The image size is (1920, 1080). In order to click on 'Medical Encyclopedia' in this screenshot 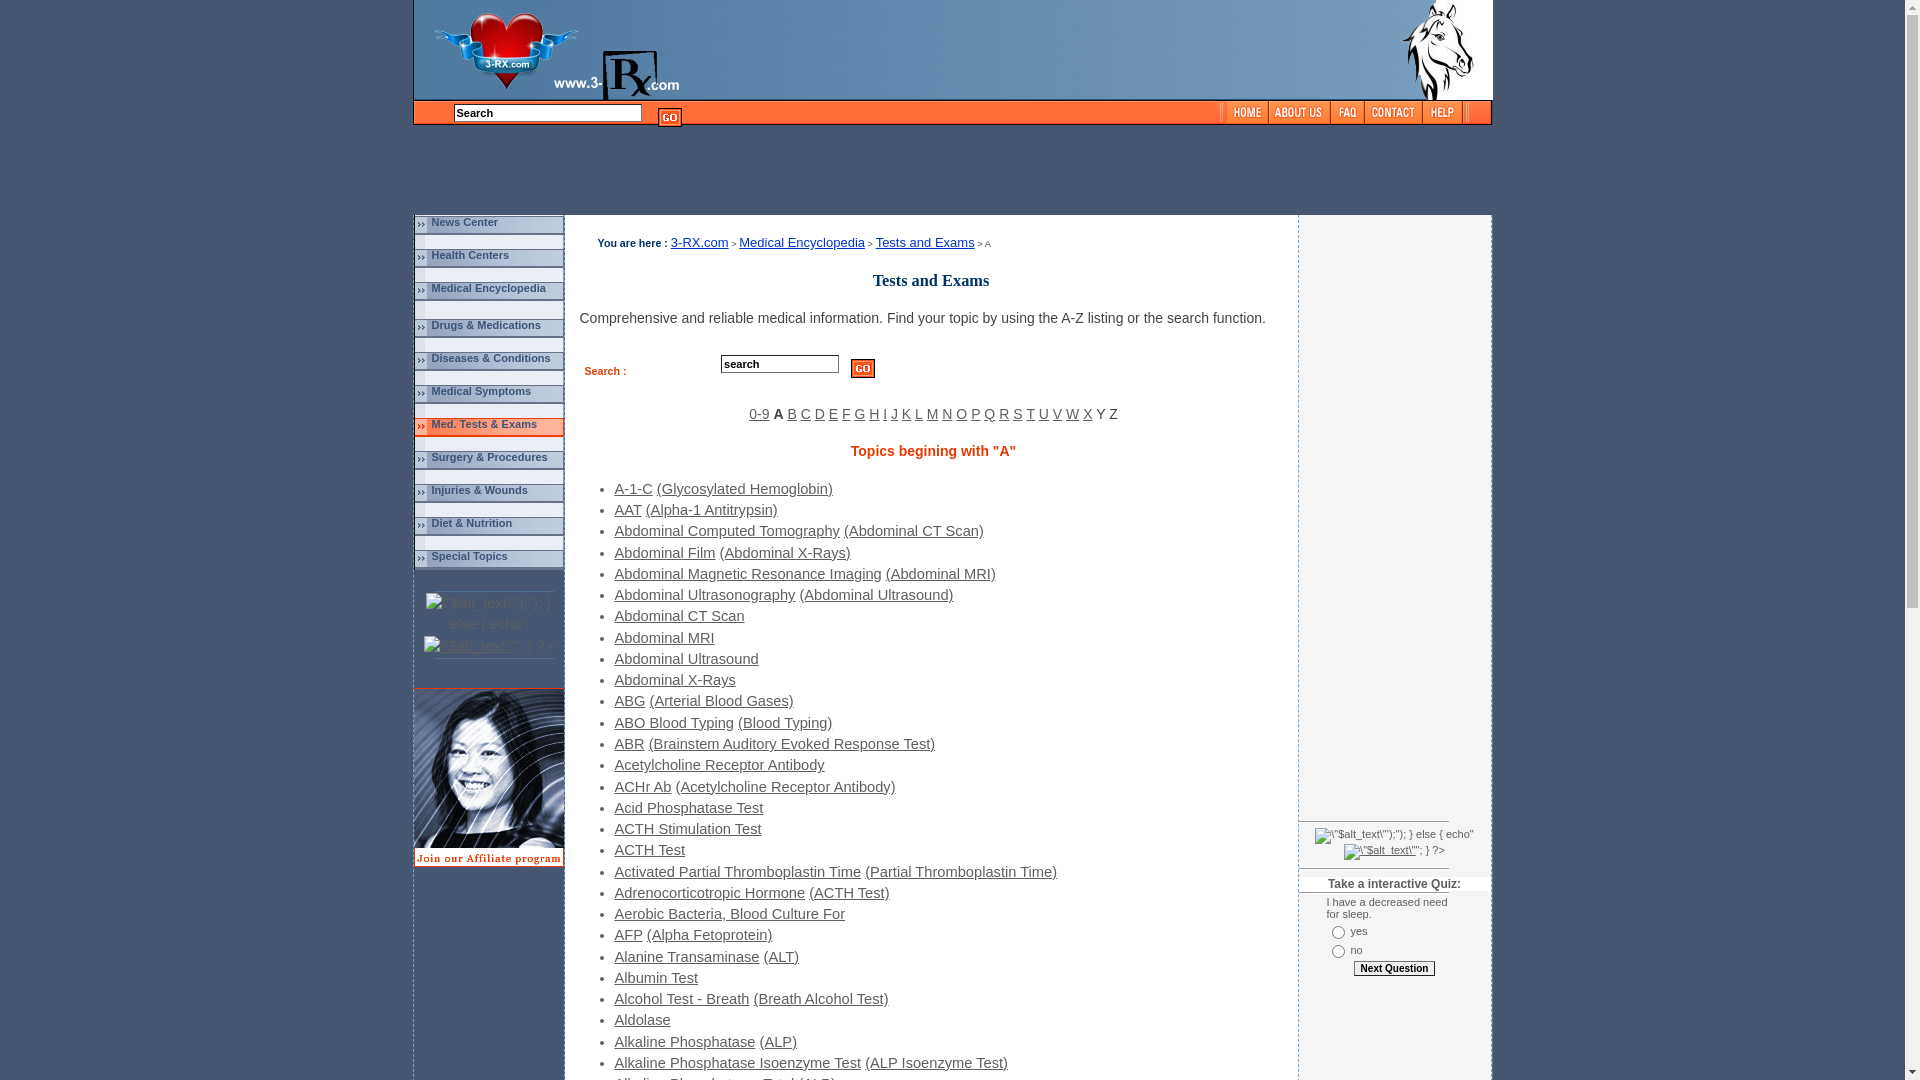, I will do `click(489, 288)`.